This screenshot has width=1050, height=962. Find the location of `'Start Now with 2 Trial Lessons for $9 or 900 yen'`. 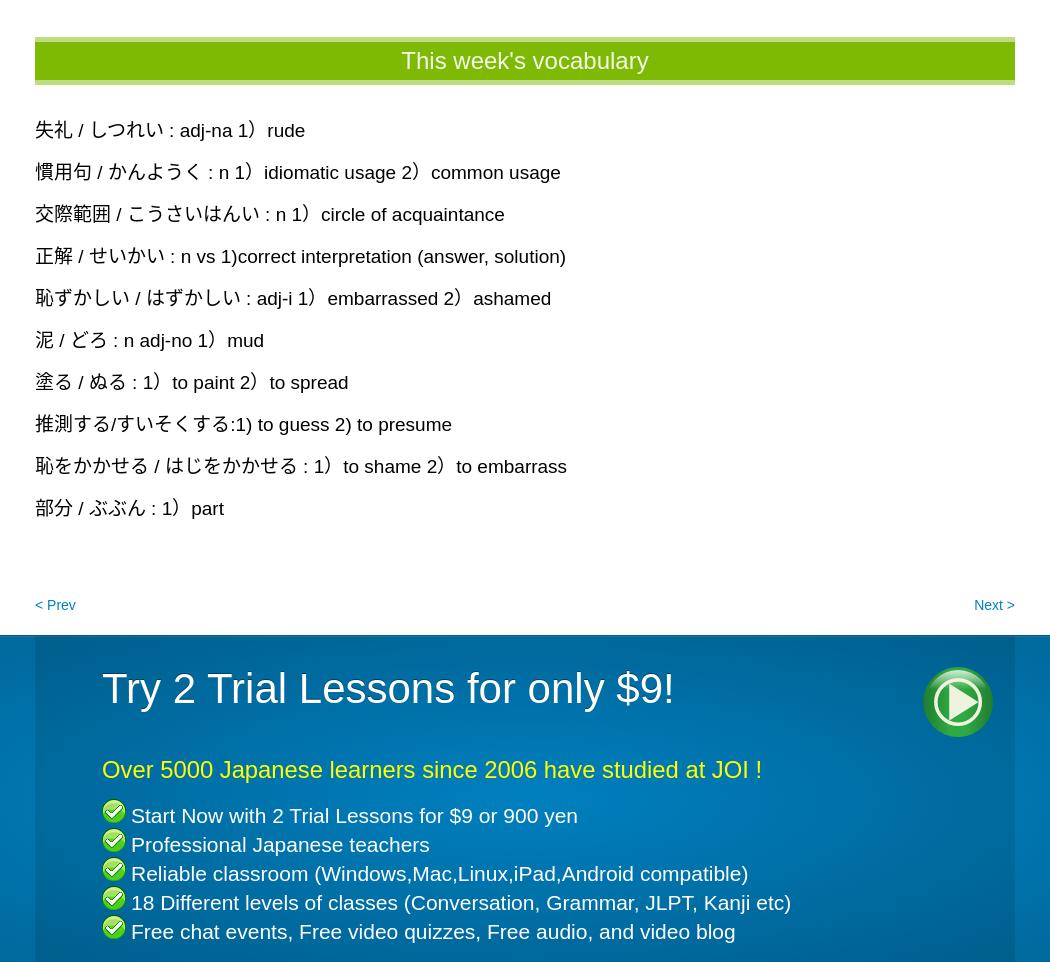

'Start Now with 2 Trial Lessons for $9 or 900 yen' is located at coordinates (130, 814).